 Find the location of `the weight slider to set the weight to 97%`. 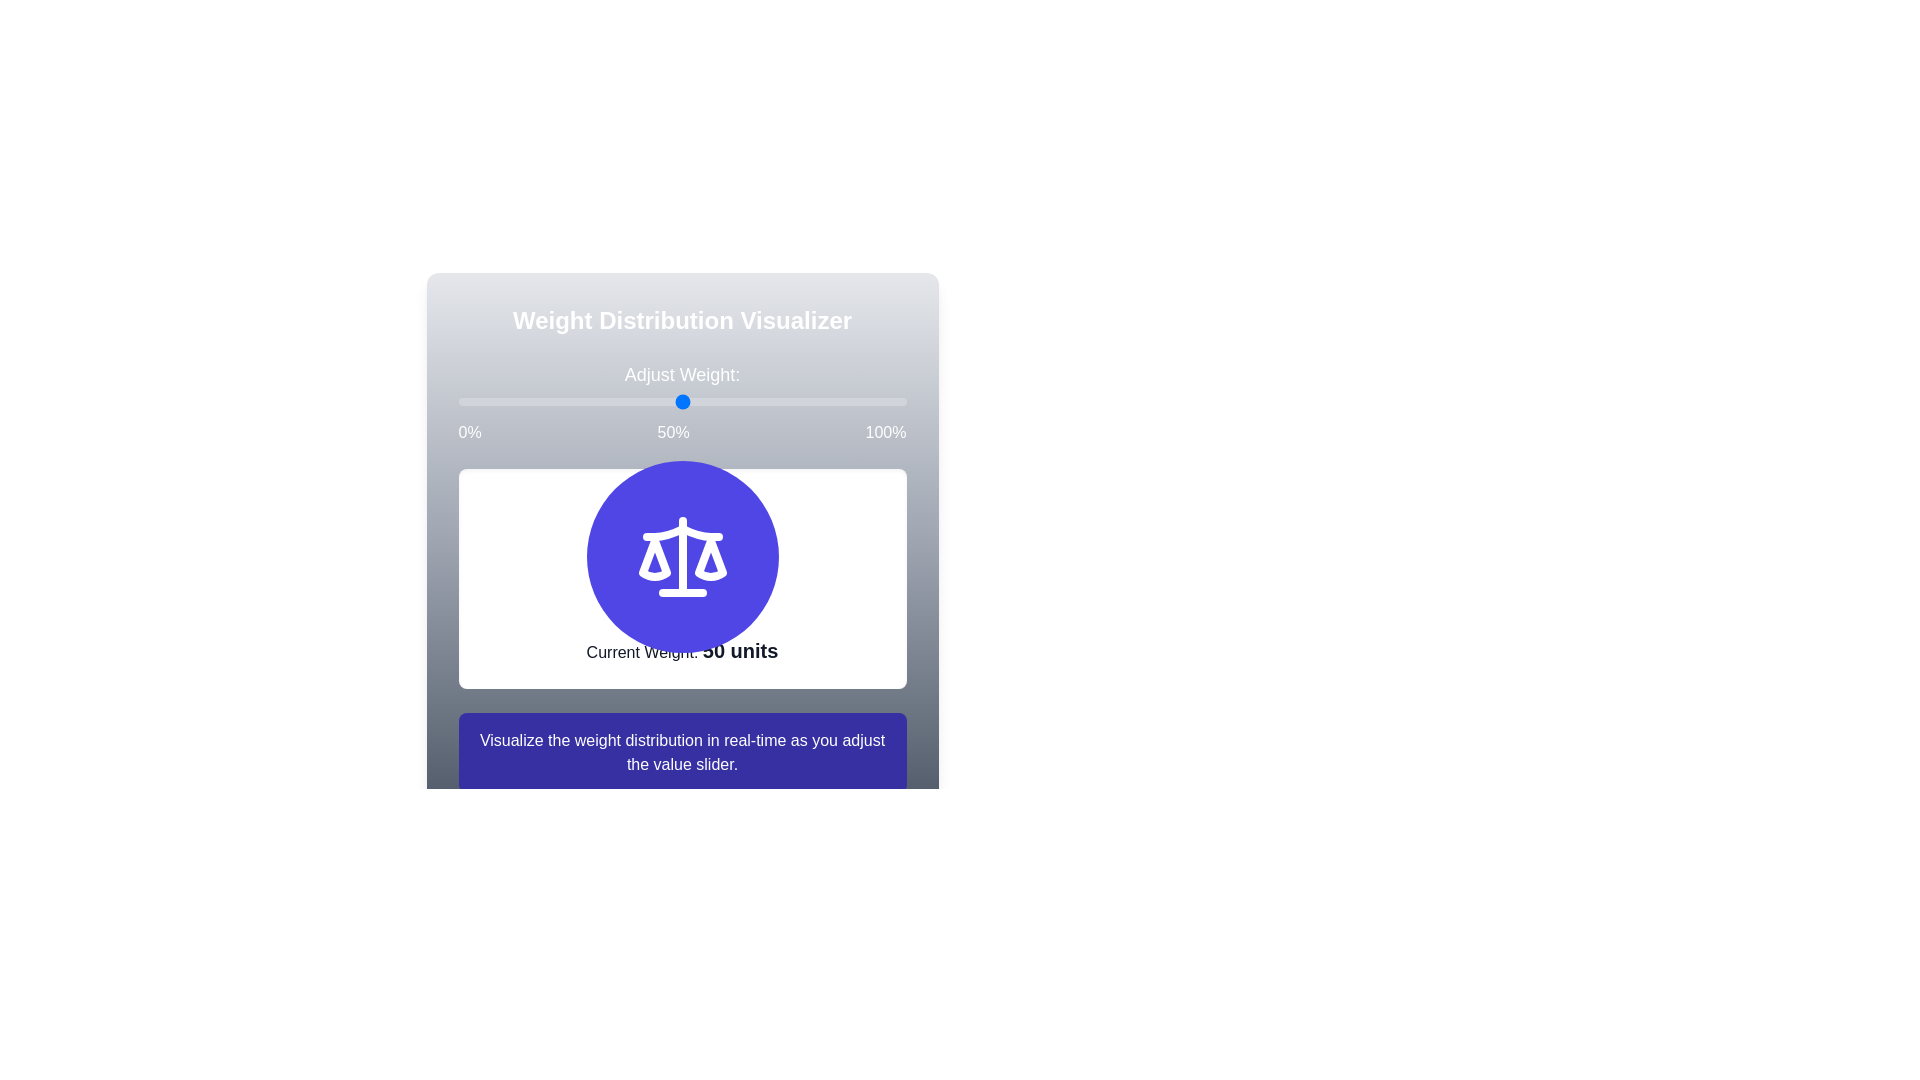

the weight slider to set the weight to 97% is located at coordinates (457, 401).